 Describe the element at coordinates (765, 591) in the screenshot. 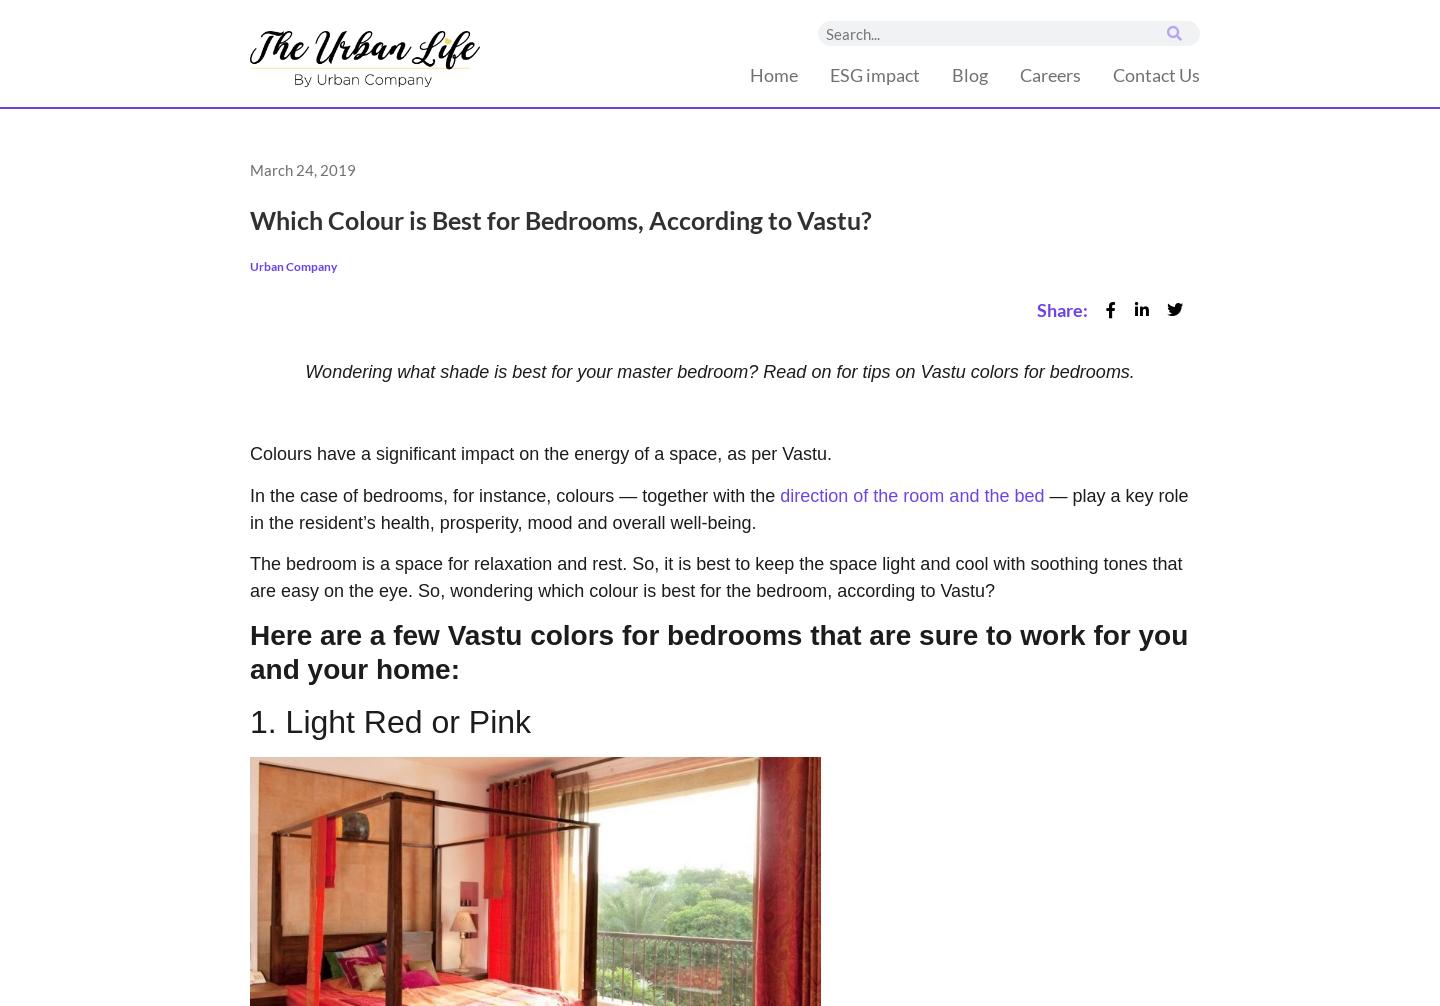

I see `'which colour is best for the bedroom, according to Vastu?'` at that location.